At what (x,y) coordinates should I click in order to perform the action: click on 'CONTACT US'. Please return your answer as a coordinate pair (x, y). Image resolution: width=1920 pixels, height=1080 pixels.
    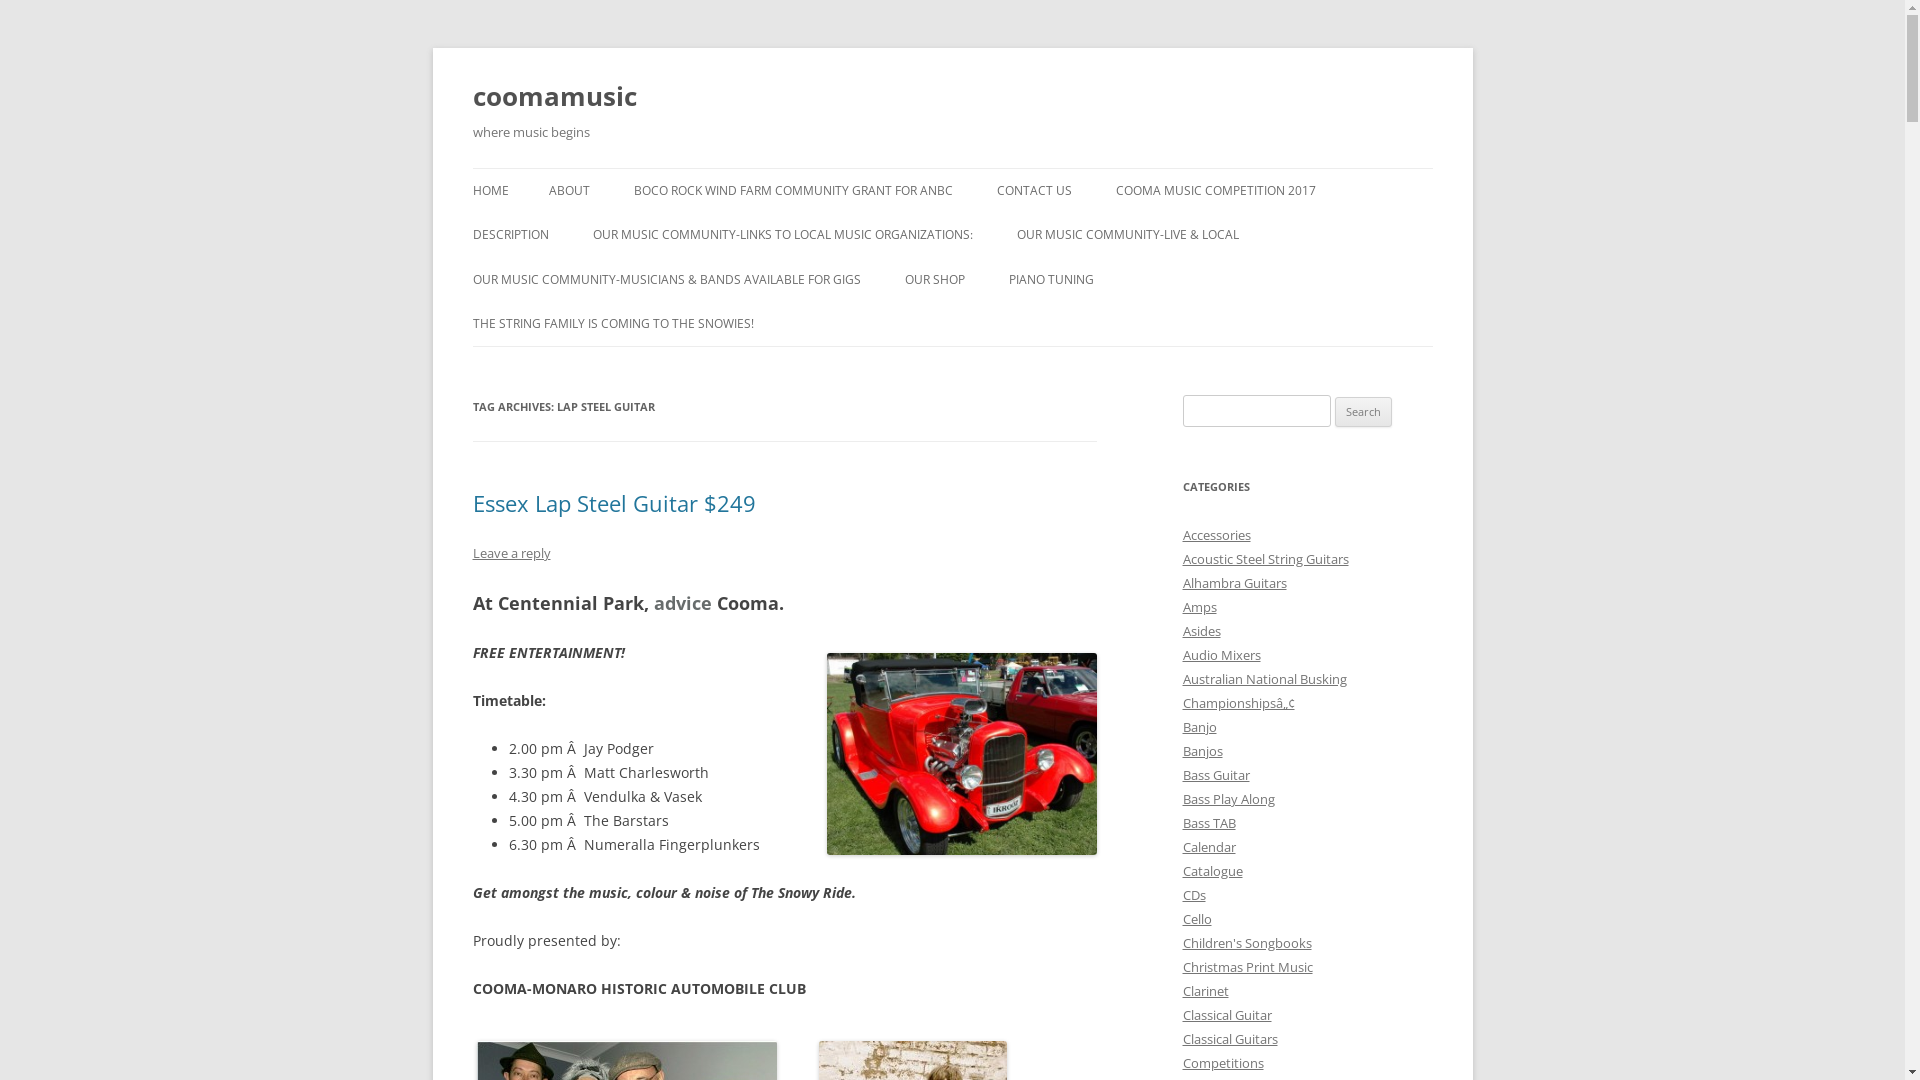
    Looking at the image, I should click on (1033, 191).